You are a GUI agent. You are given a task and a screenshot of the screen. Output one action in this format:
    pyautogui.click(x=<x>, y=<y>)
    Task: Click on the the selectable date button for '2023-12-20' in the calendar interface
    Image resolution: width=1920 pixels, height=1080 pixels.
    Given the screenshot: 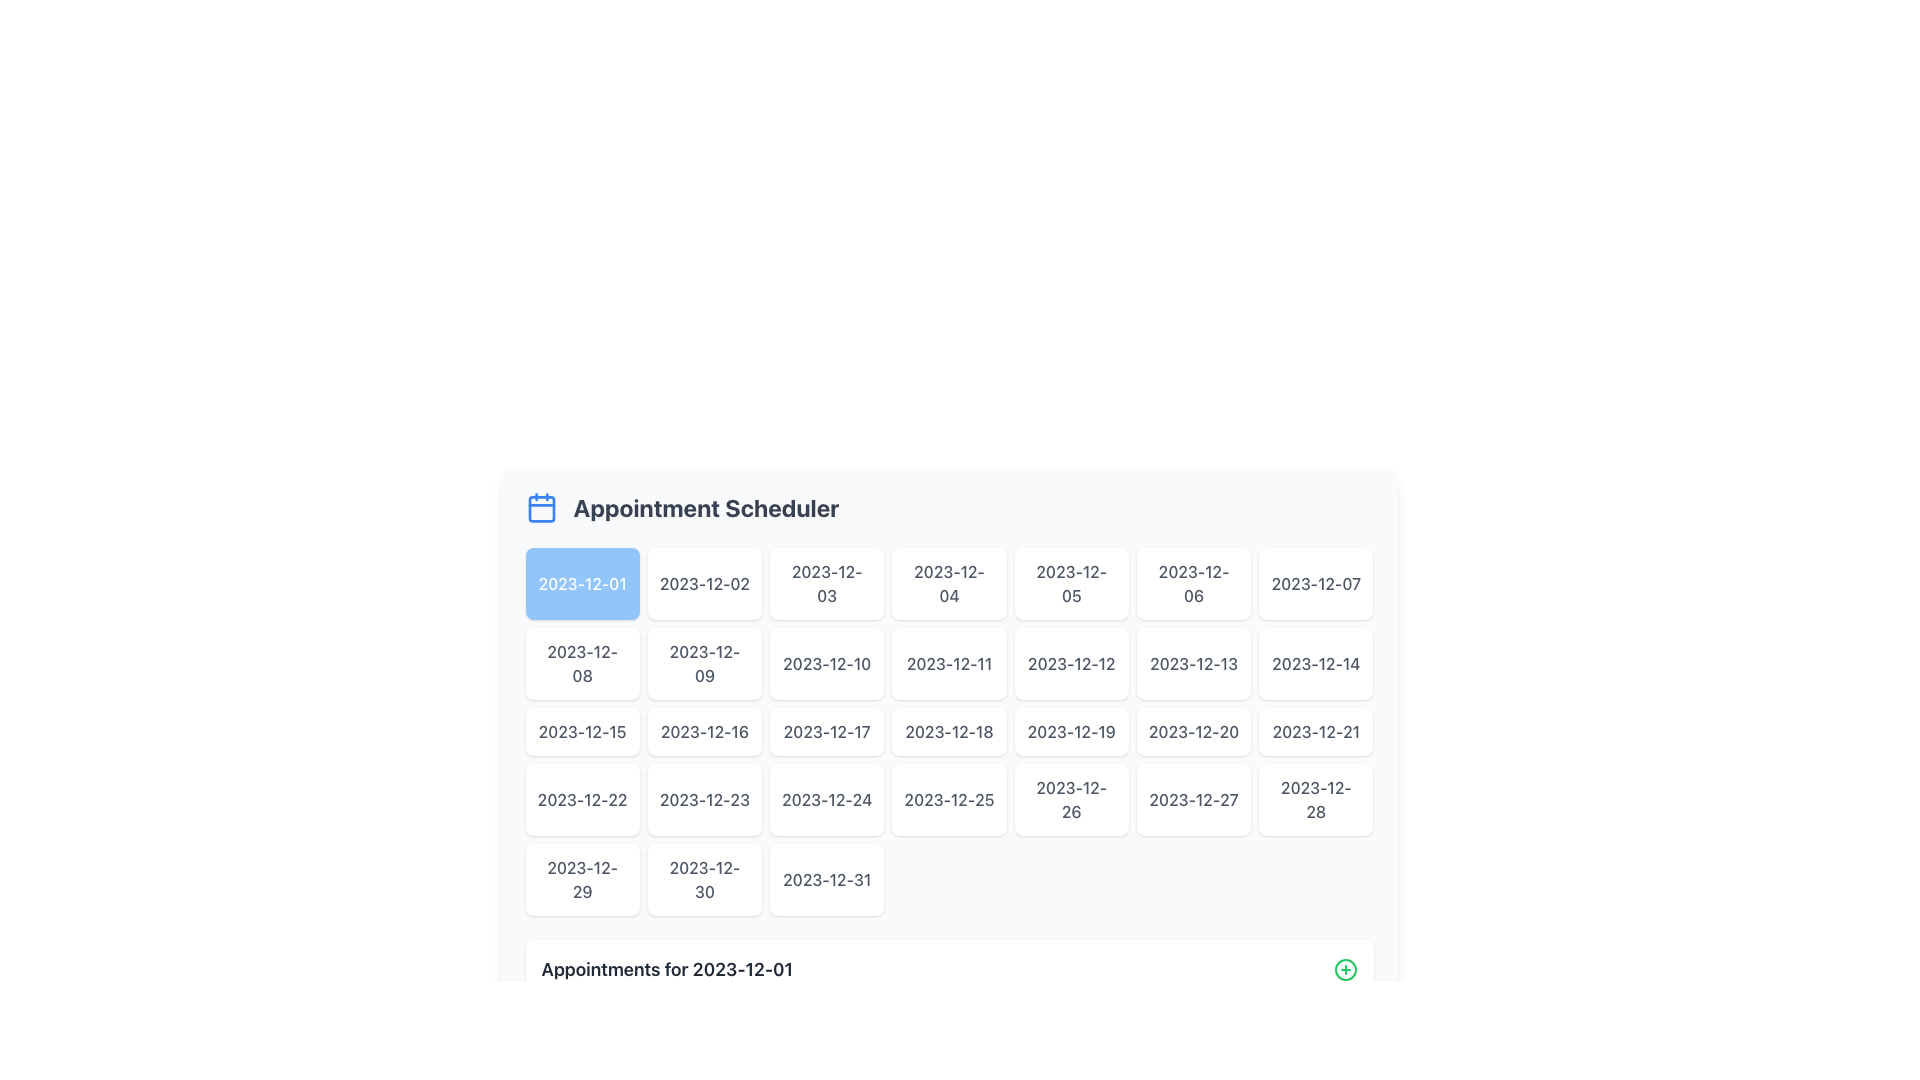 What is the action you would take?
    pyautogui.click(x=1194, y=732)
    